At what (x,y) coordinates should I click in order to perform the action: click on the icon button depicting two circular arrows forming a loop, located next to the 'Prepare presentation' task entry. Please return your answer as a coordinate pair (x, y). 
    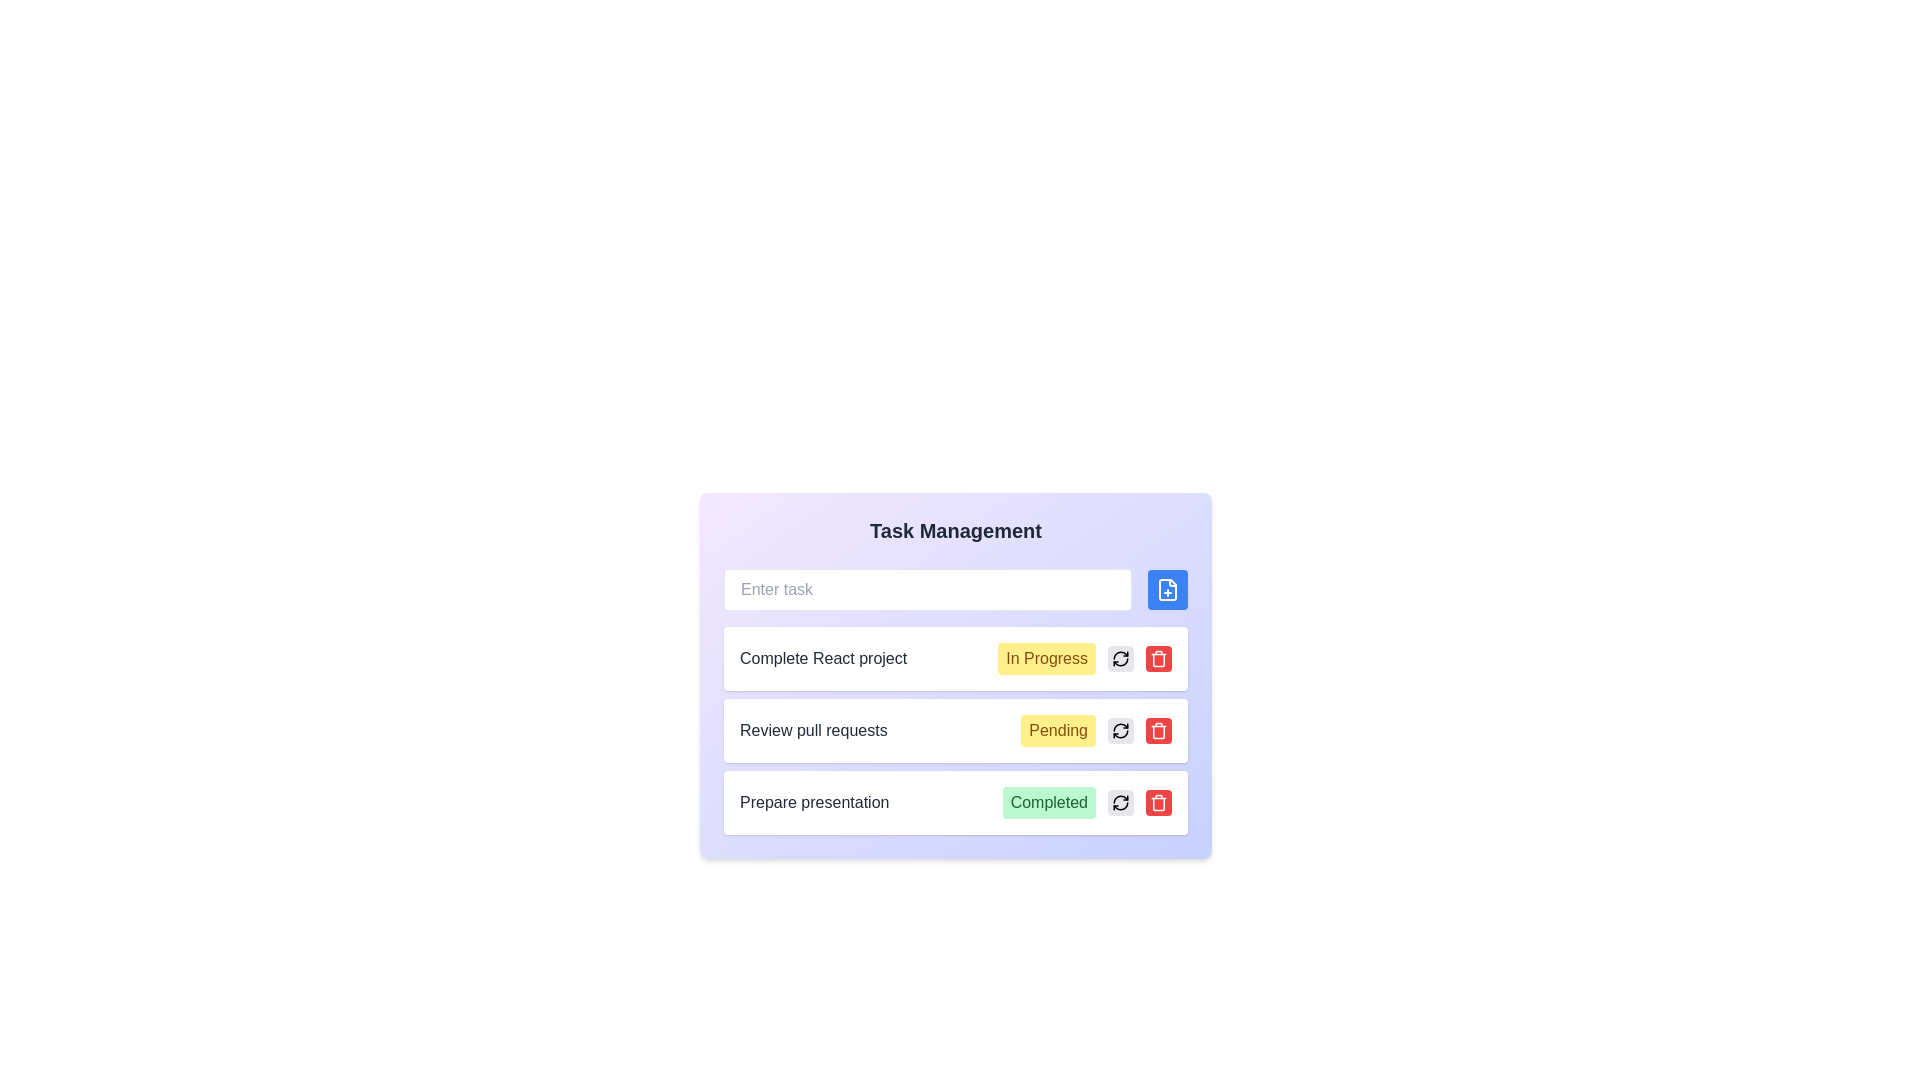
    Looking at the image, I should click on (1121, 801).